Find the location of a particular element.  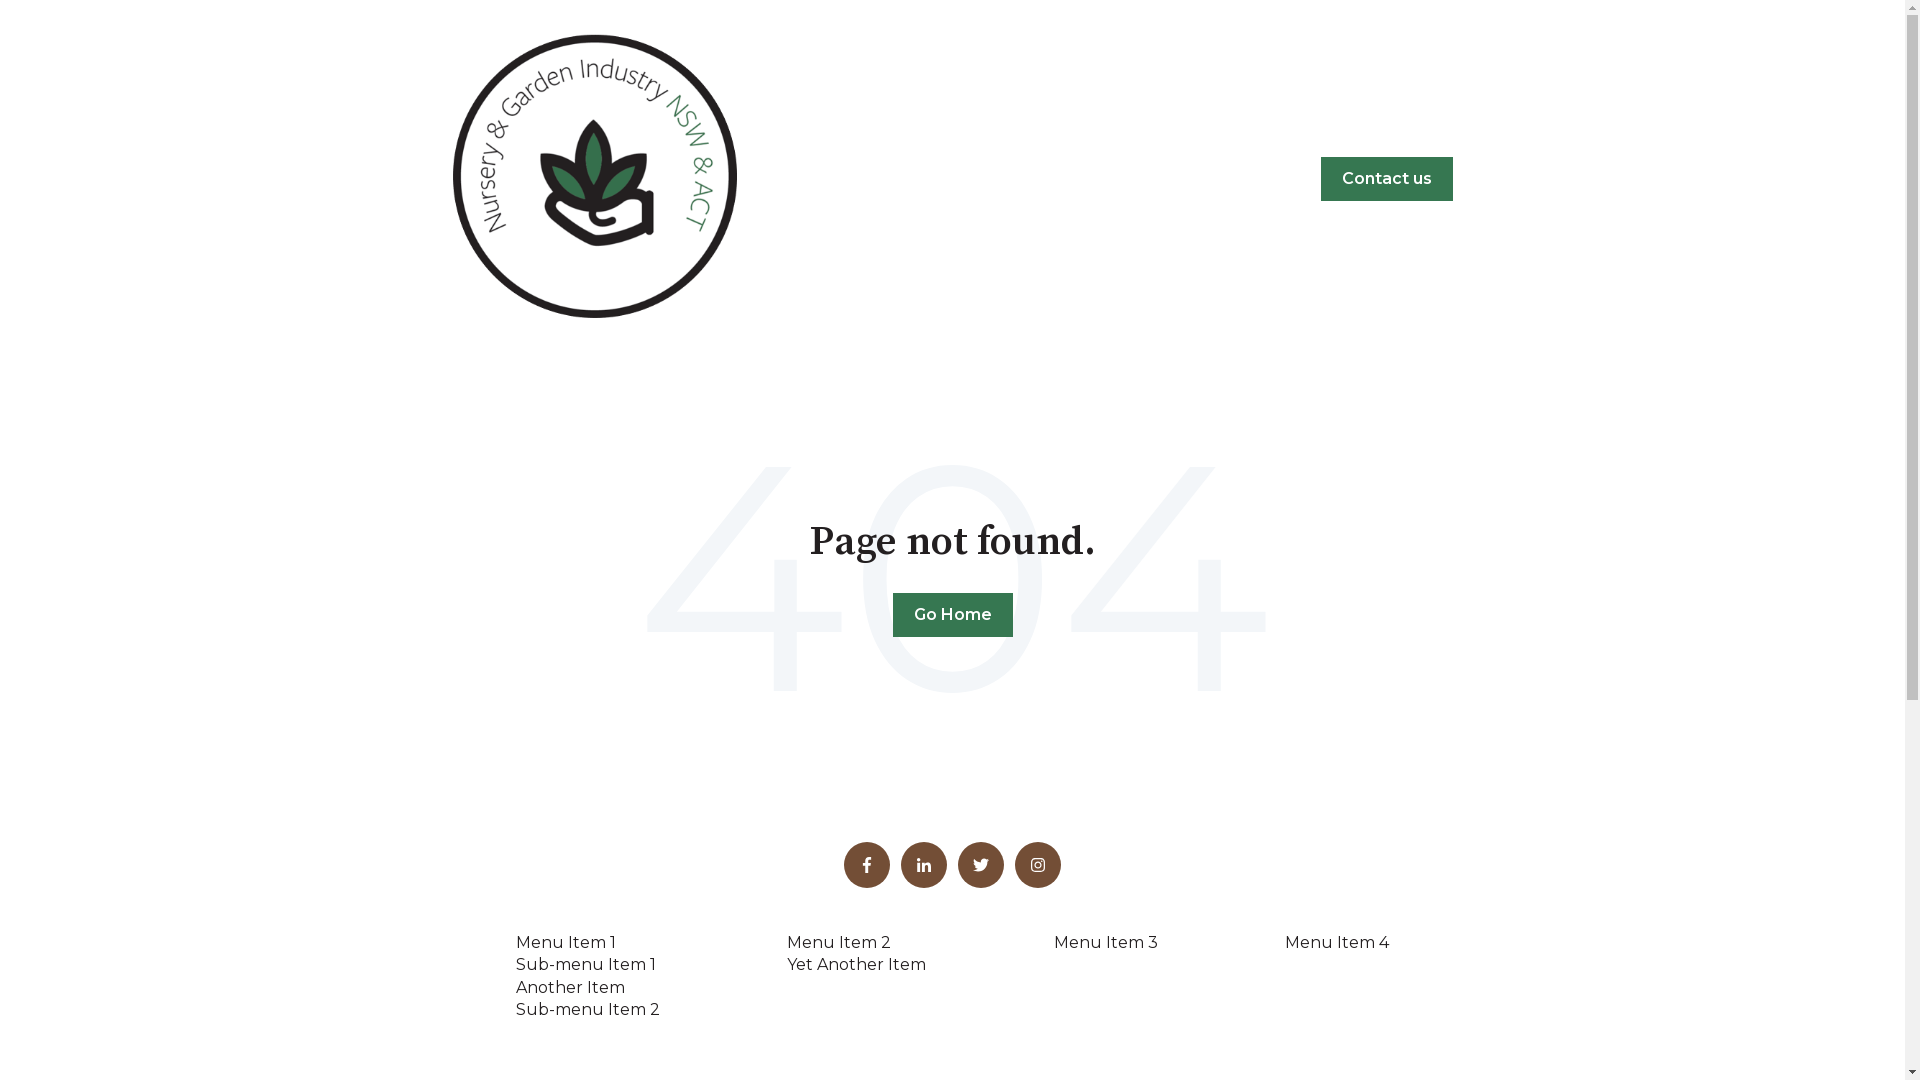

'Yet Another Item' is located at coordinates (856, 963).